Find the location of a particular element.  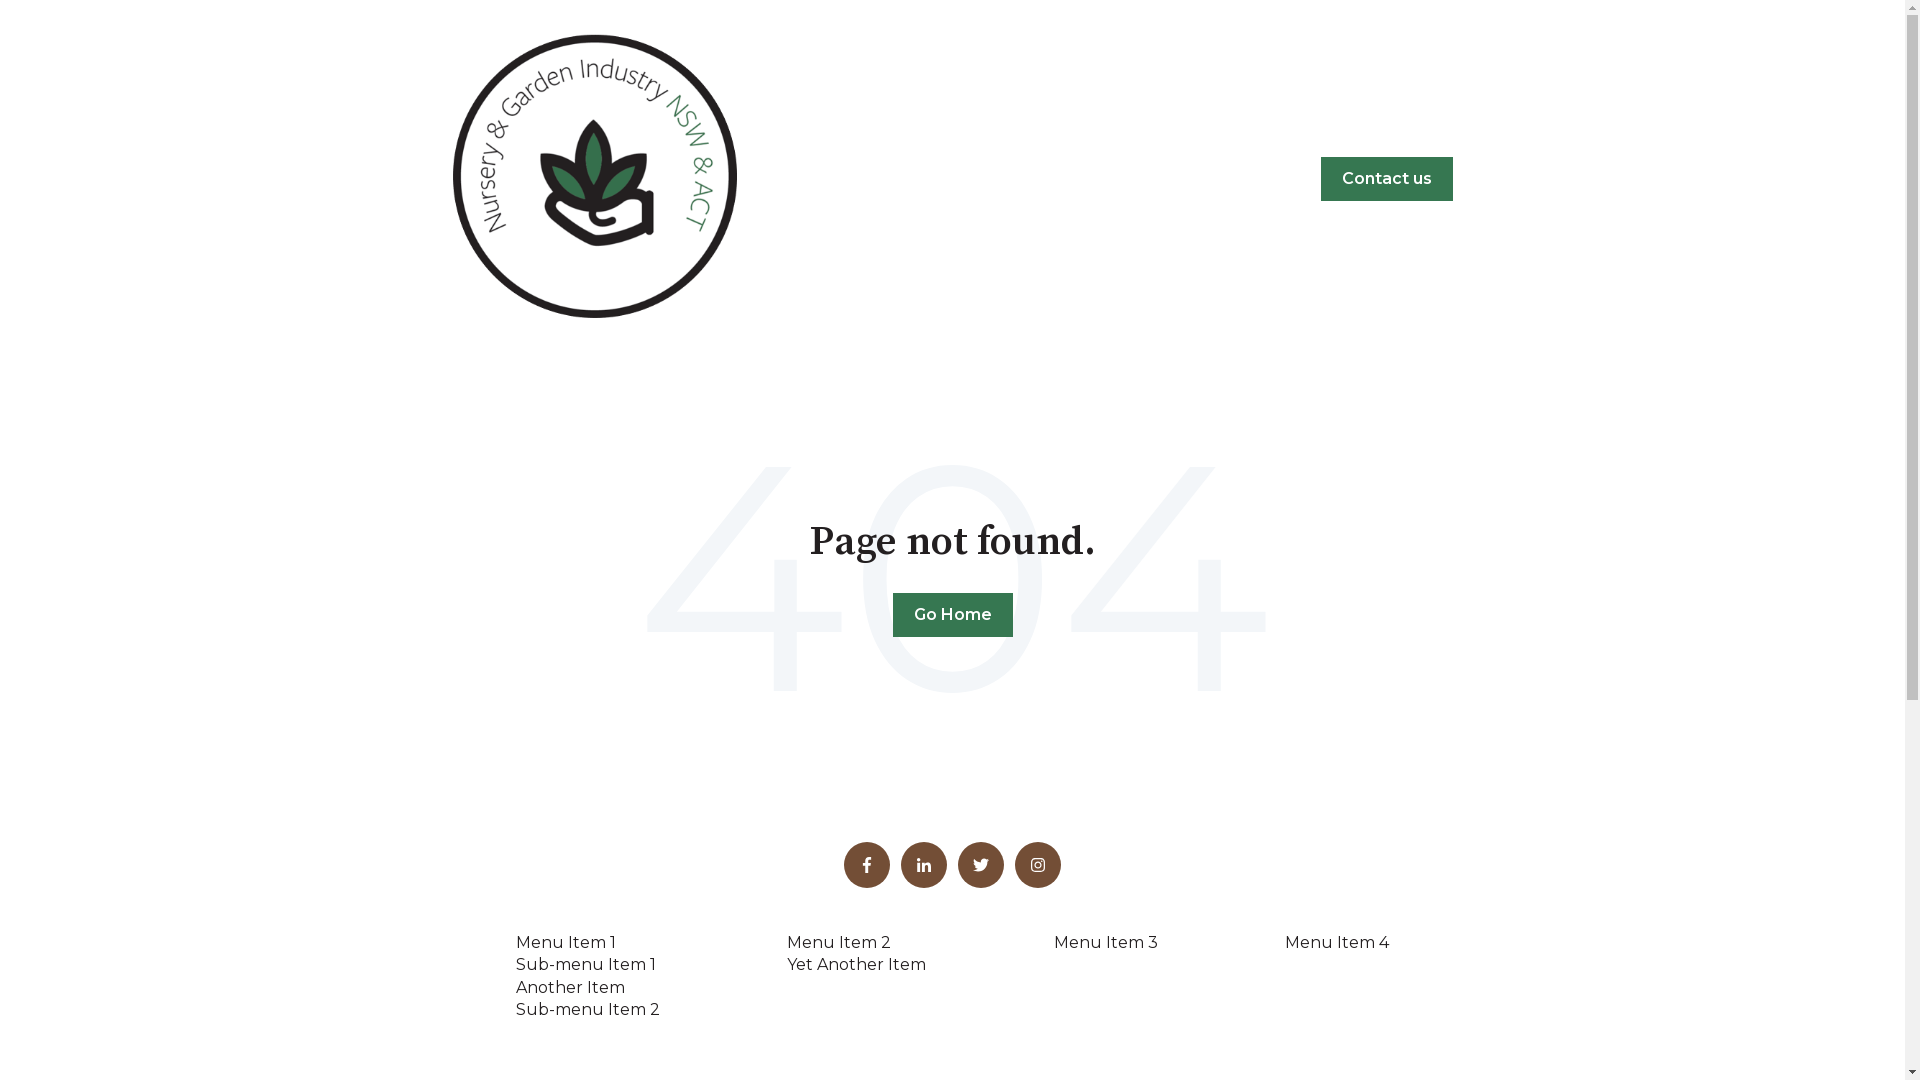

'Yet Another Item' is located at coordinates (856, 963).